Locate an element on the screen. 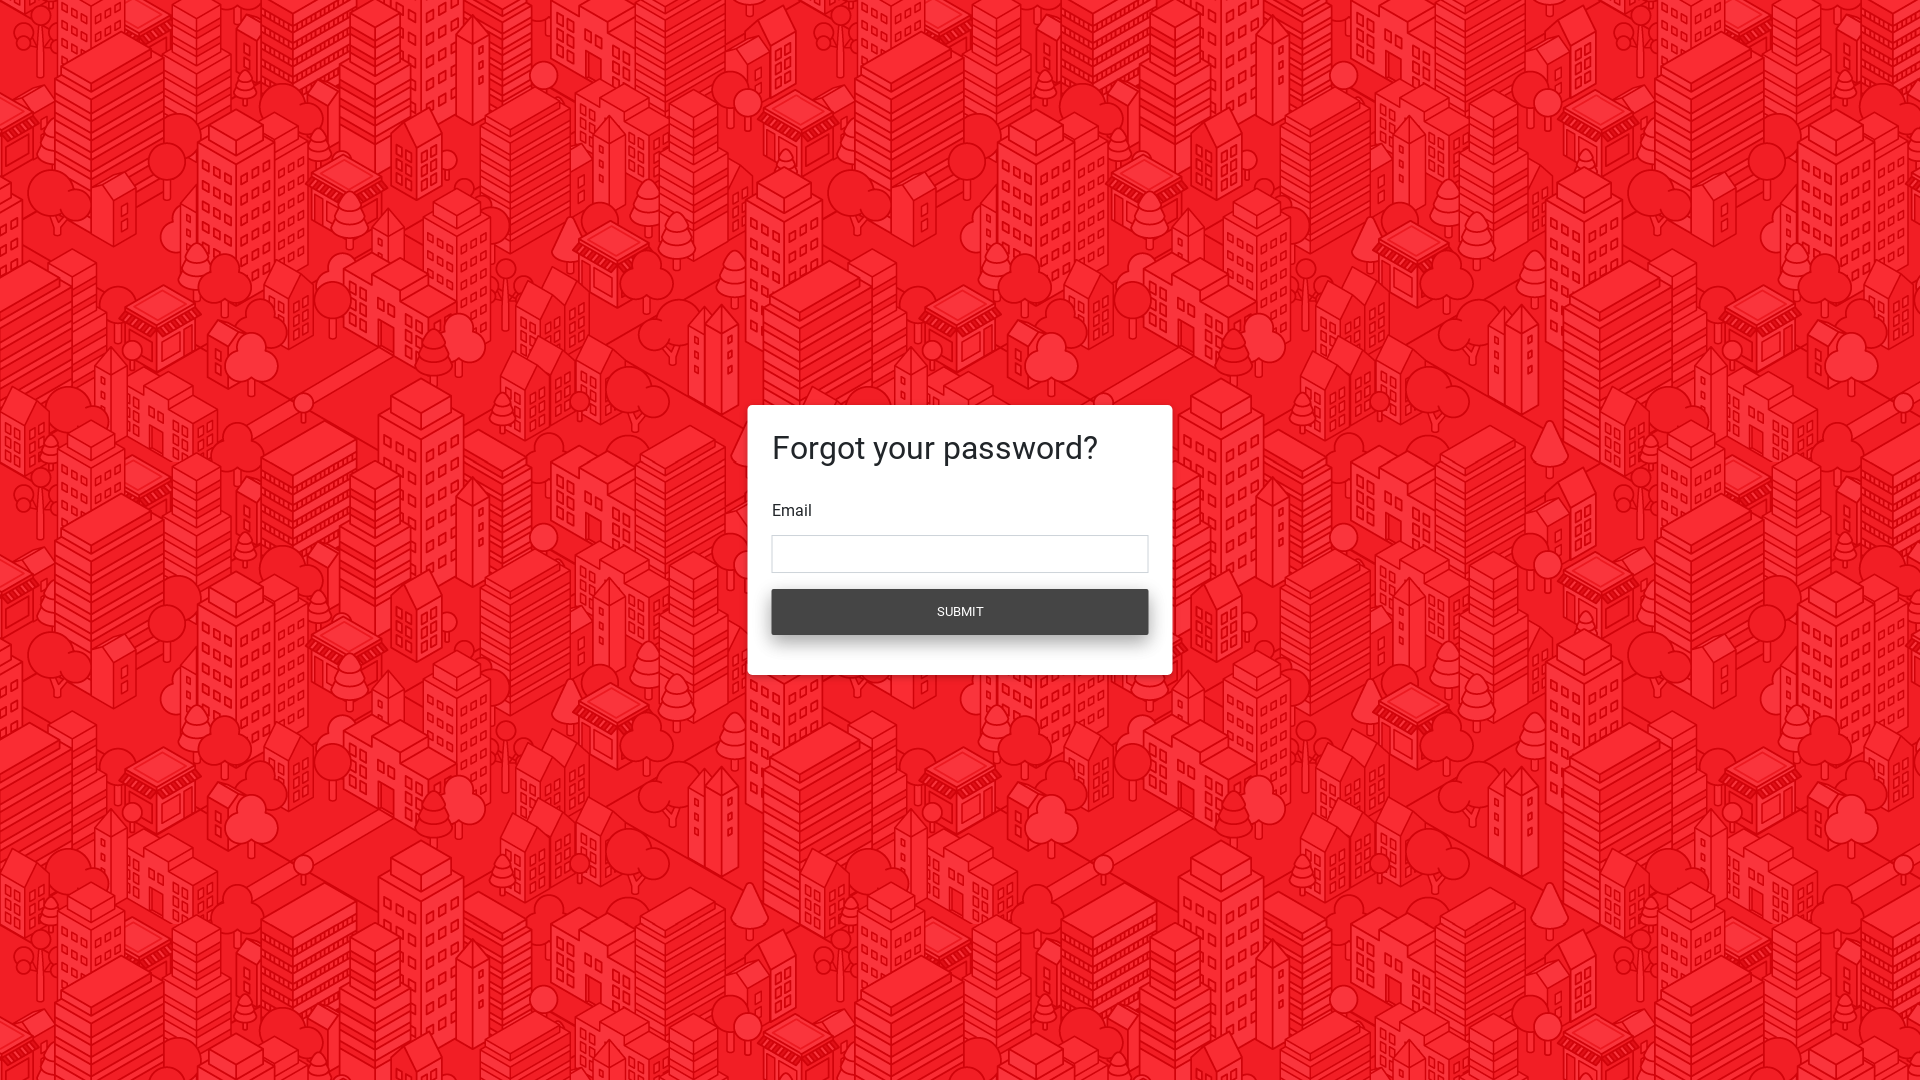 The image size is (1920, 1080). 'SUBMIT' is located at coordinates (960, 611).